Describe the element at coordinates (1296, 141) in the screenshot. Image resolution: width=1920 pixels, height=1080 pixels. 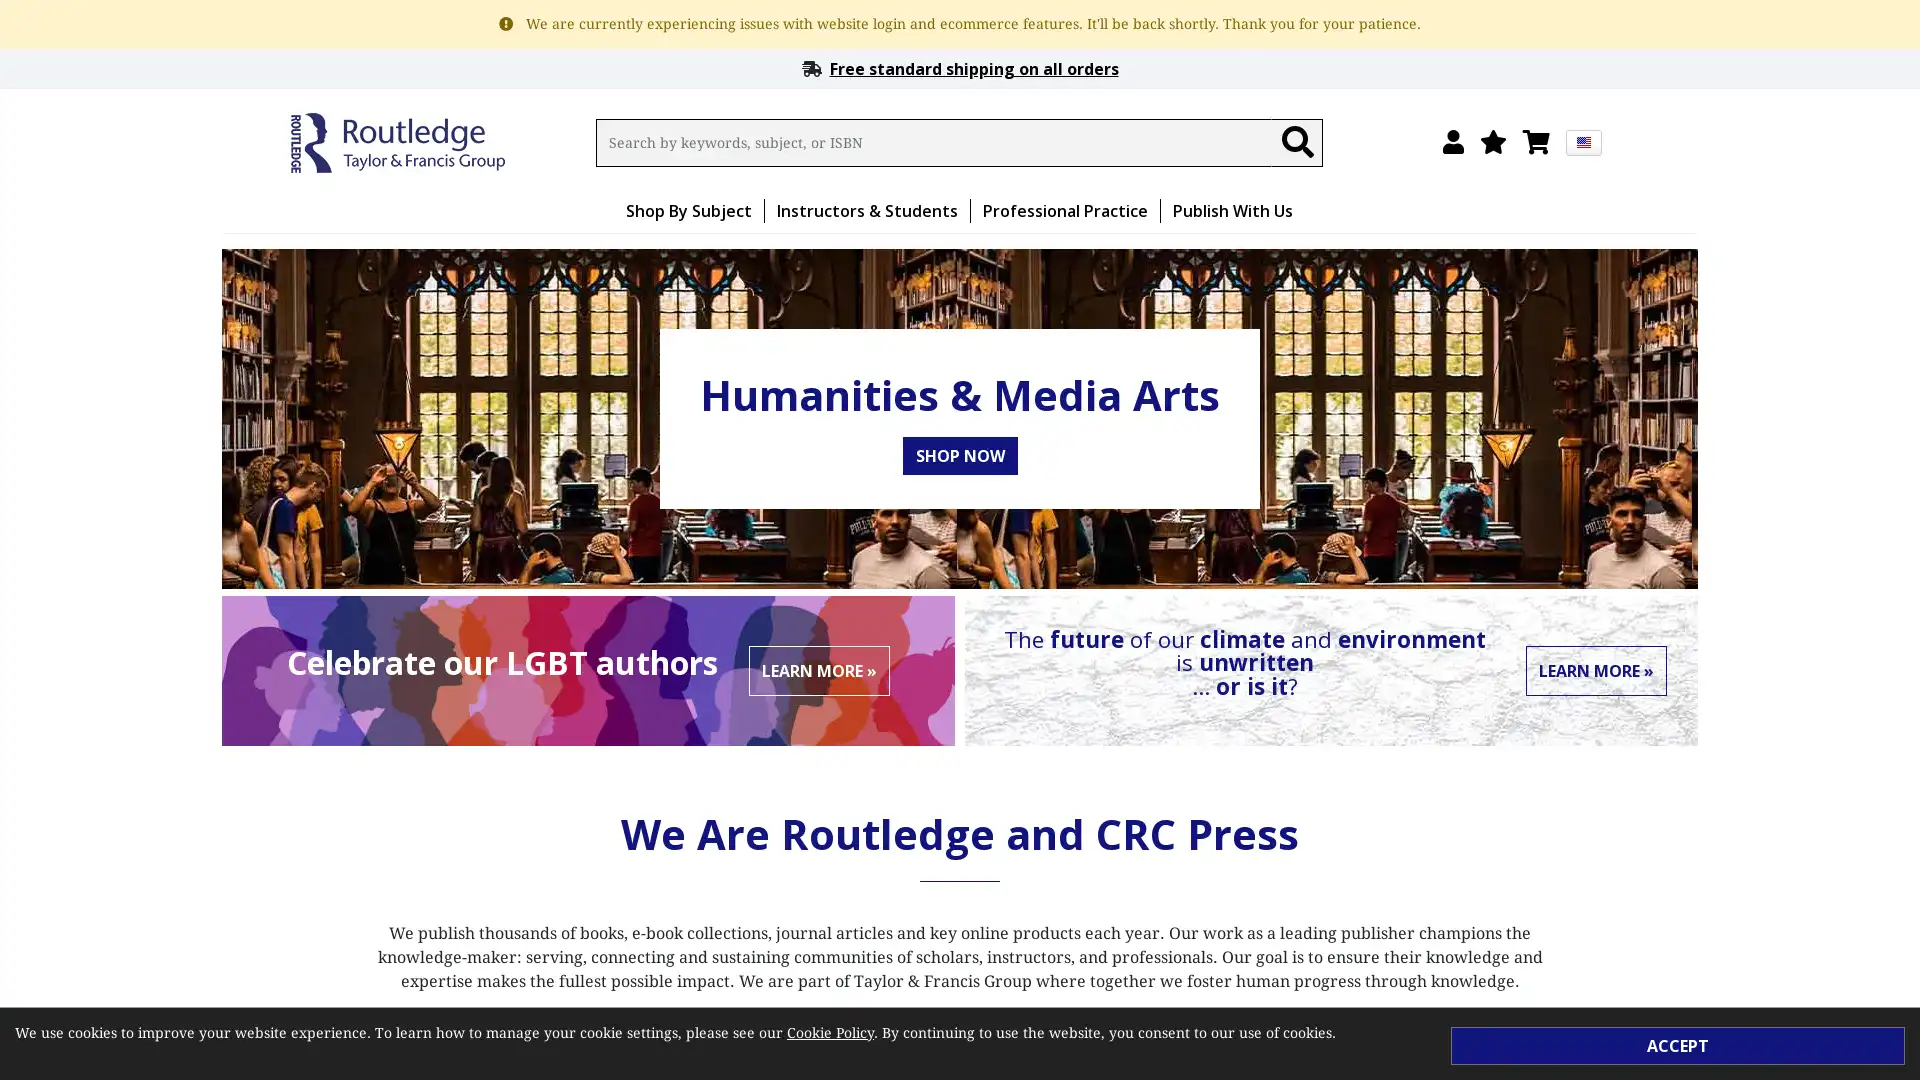
I see `Search` at that location.